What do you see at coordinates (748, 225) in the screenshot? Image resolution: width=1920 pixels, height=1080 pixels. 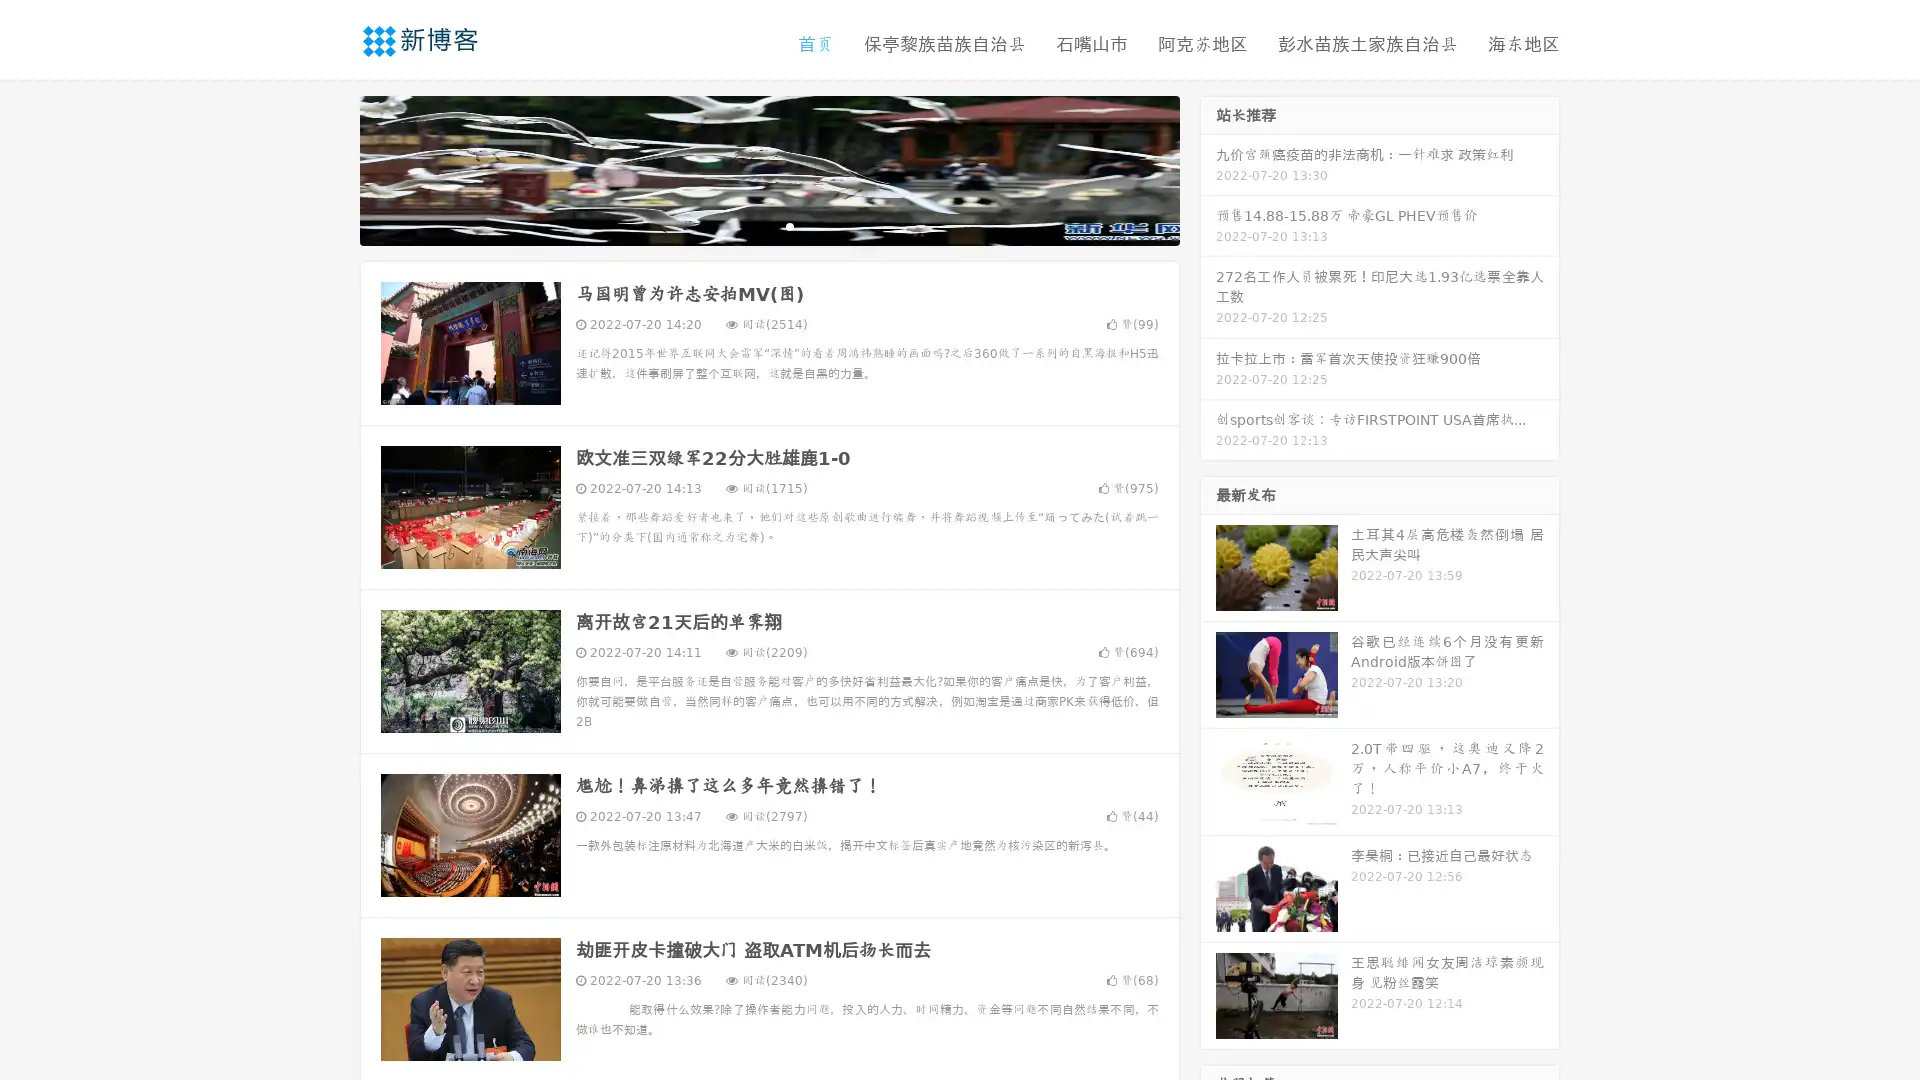 I see `Go to slide 1` at bounding box center [748, 225].